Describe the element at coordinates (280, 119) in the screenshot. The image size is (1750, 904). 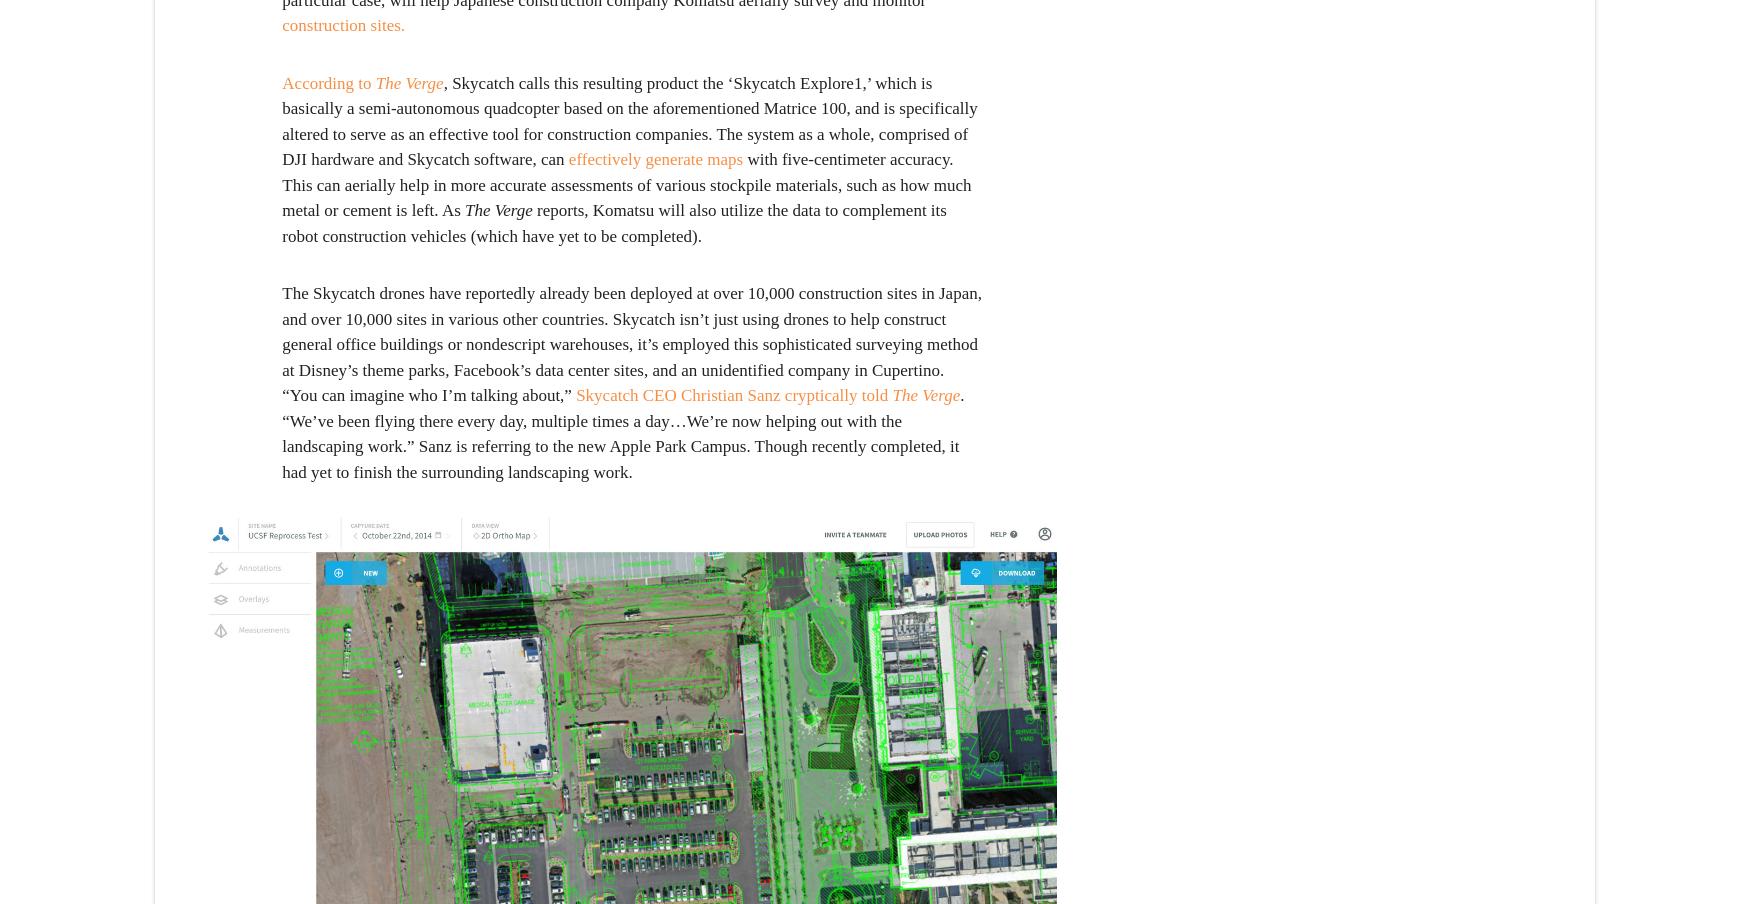
I see `', Skycatch calls this resulting product the ‘Skycatch Explore1,’ which is basically a semi-autonomous quadcopter based on the aforementioned Matrice 100, and is specifically altered to serve as an effective tool for construction companies. The system as a whole, comprised of DJI hardware and Skycatch software, can'` at that location.